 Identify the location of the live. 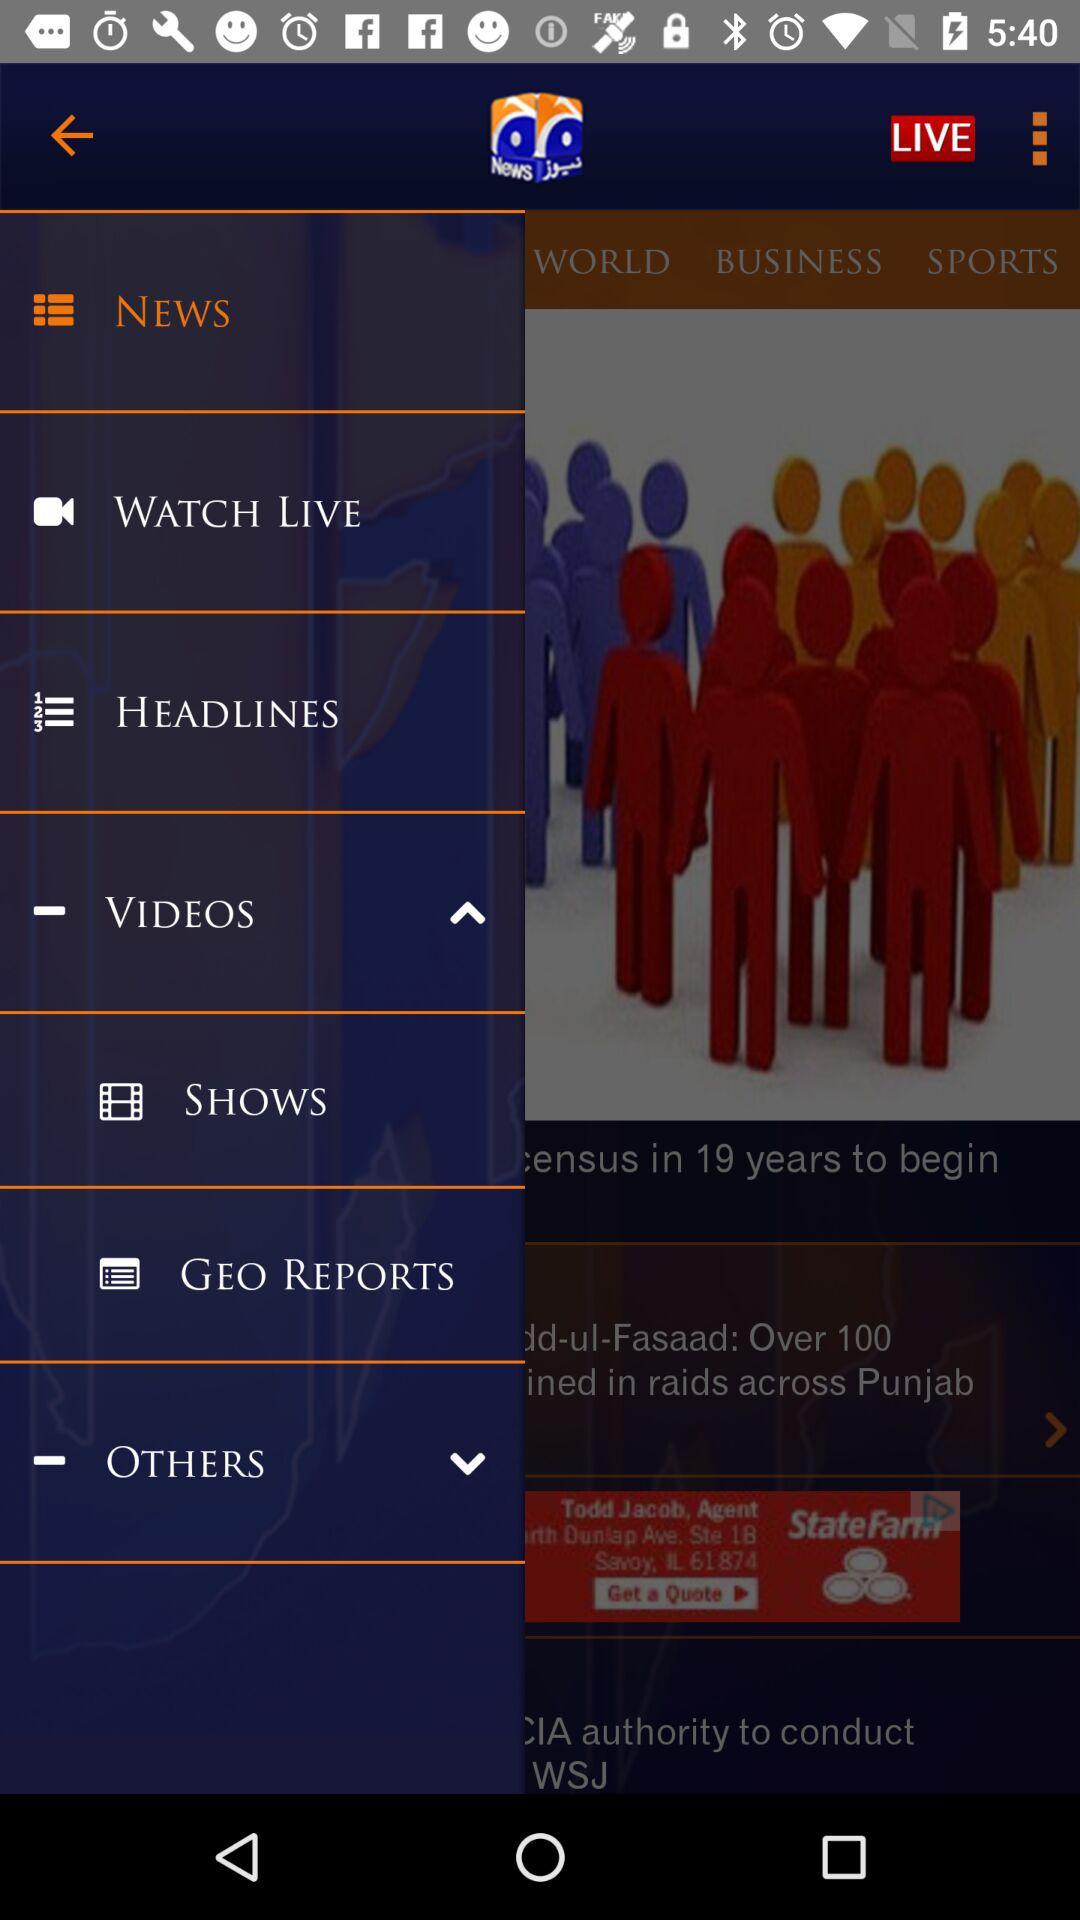
(933, 136).